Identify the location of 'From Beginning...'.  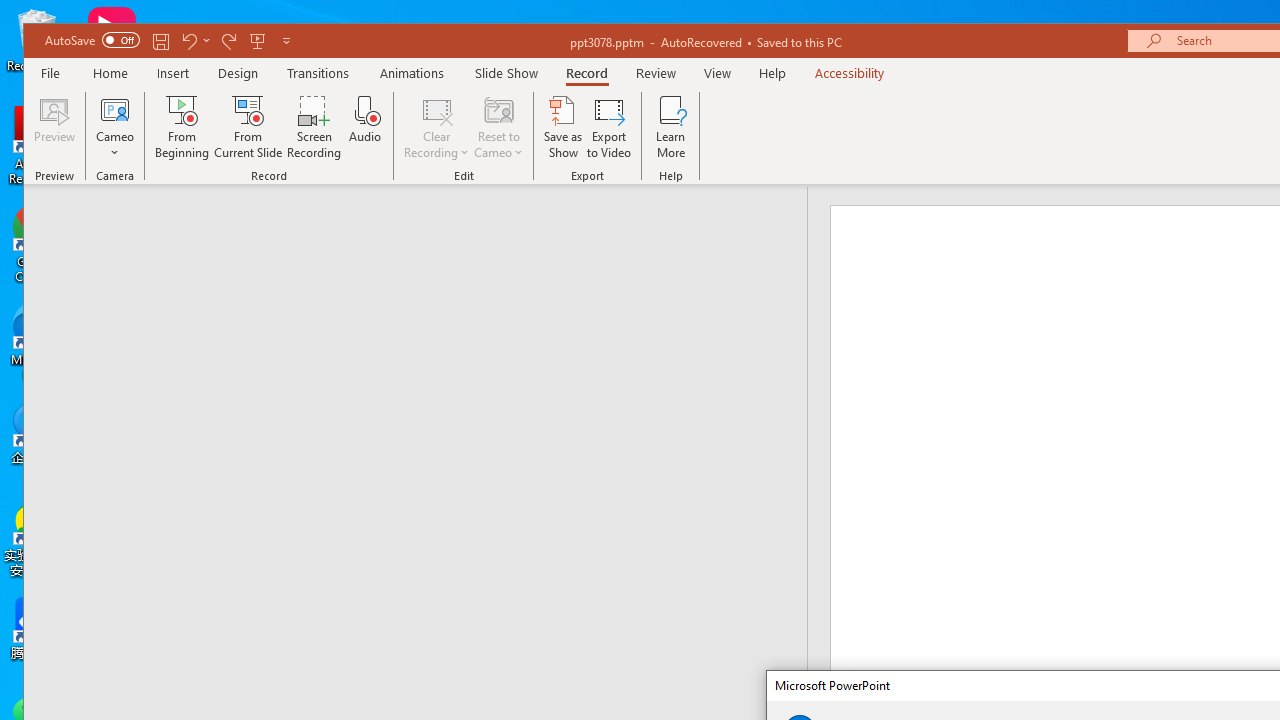
(183, 127).